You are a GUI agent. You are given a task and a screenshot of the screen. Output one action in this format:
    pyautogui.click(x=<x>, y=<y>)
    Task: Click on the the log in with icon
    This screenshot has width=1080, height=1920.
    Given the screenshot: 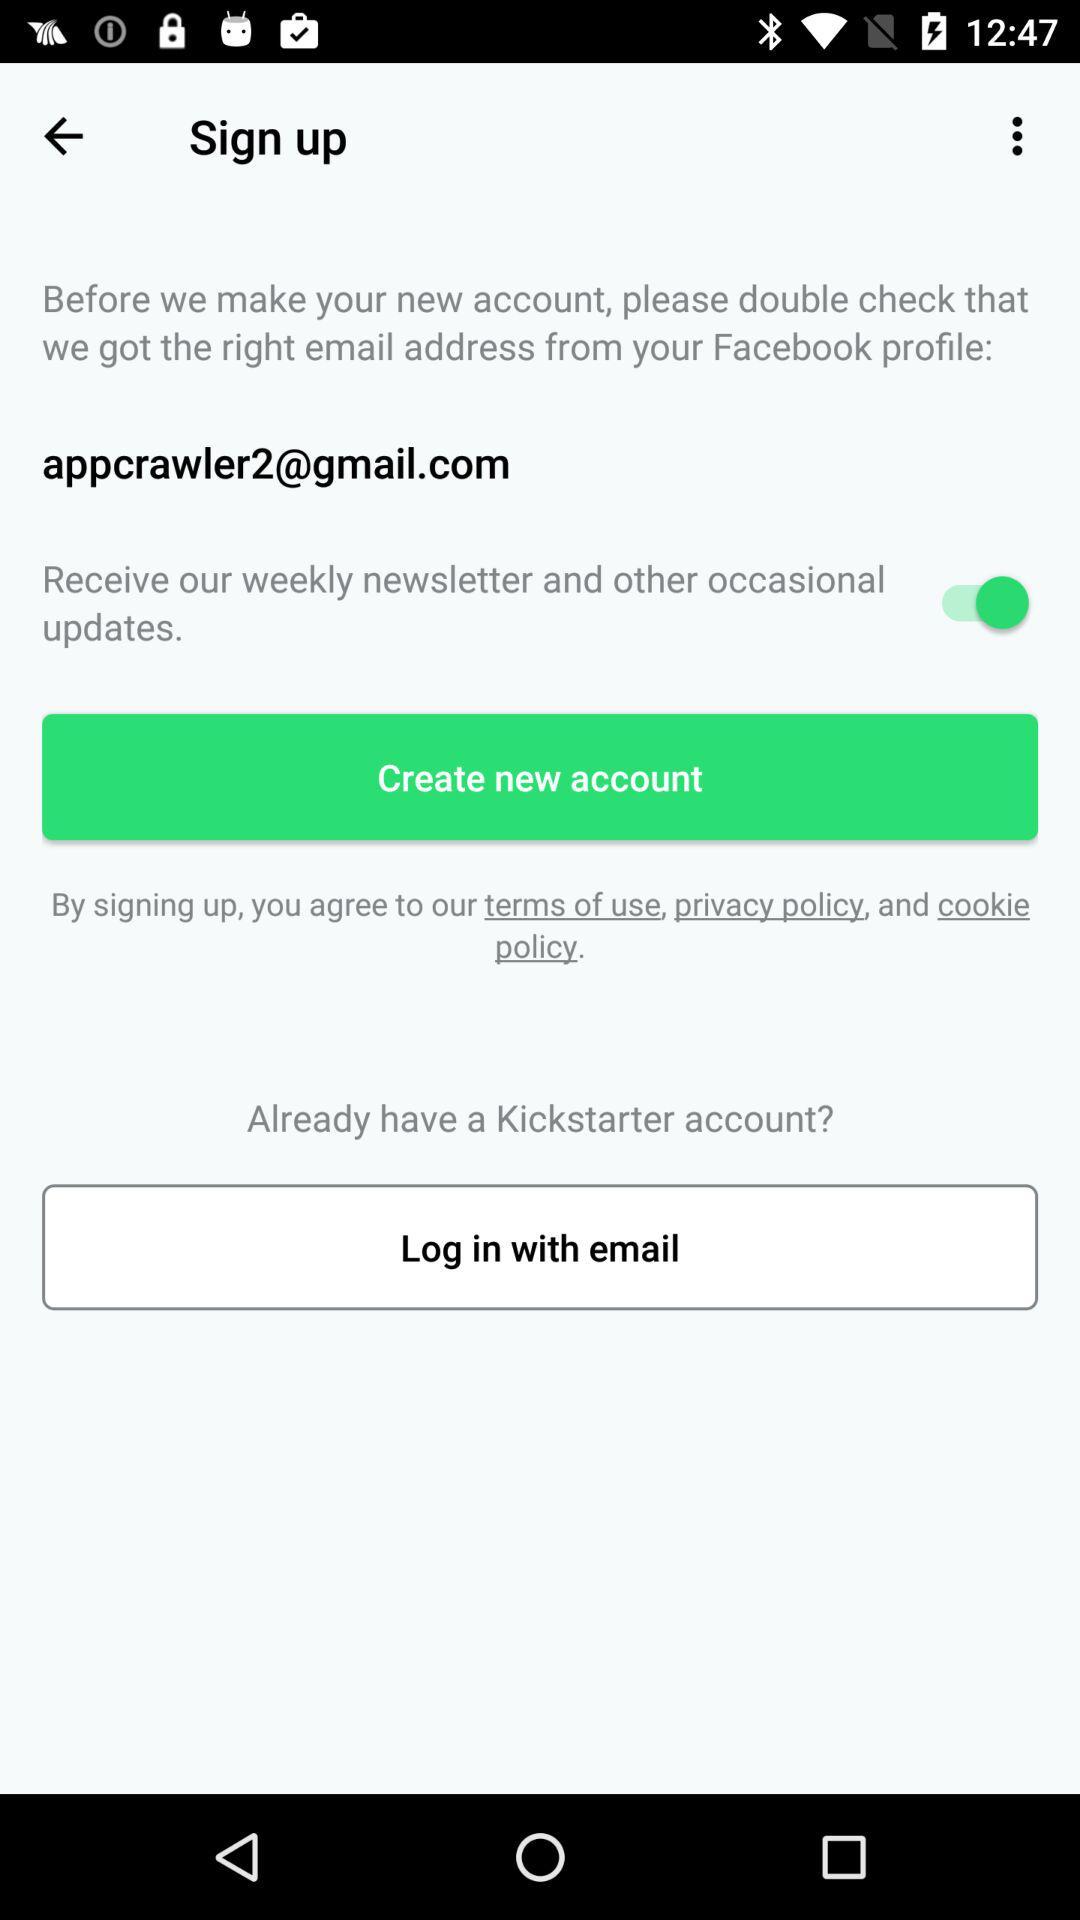 What is the action you would take?
    pyautogui.click(x=540, y=1246)
    